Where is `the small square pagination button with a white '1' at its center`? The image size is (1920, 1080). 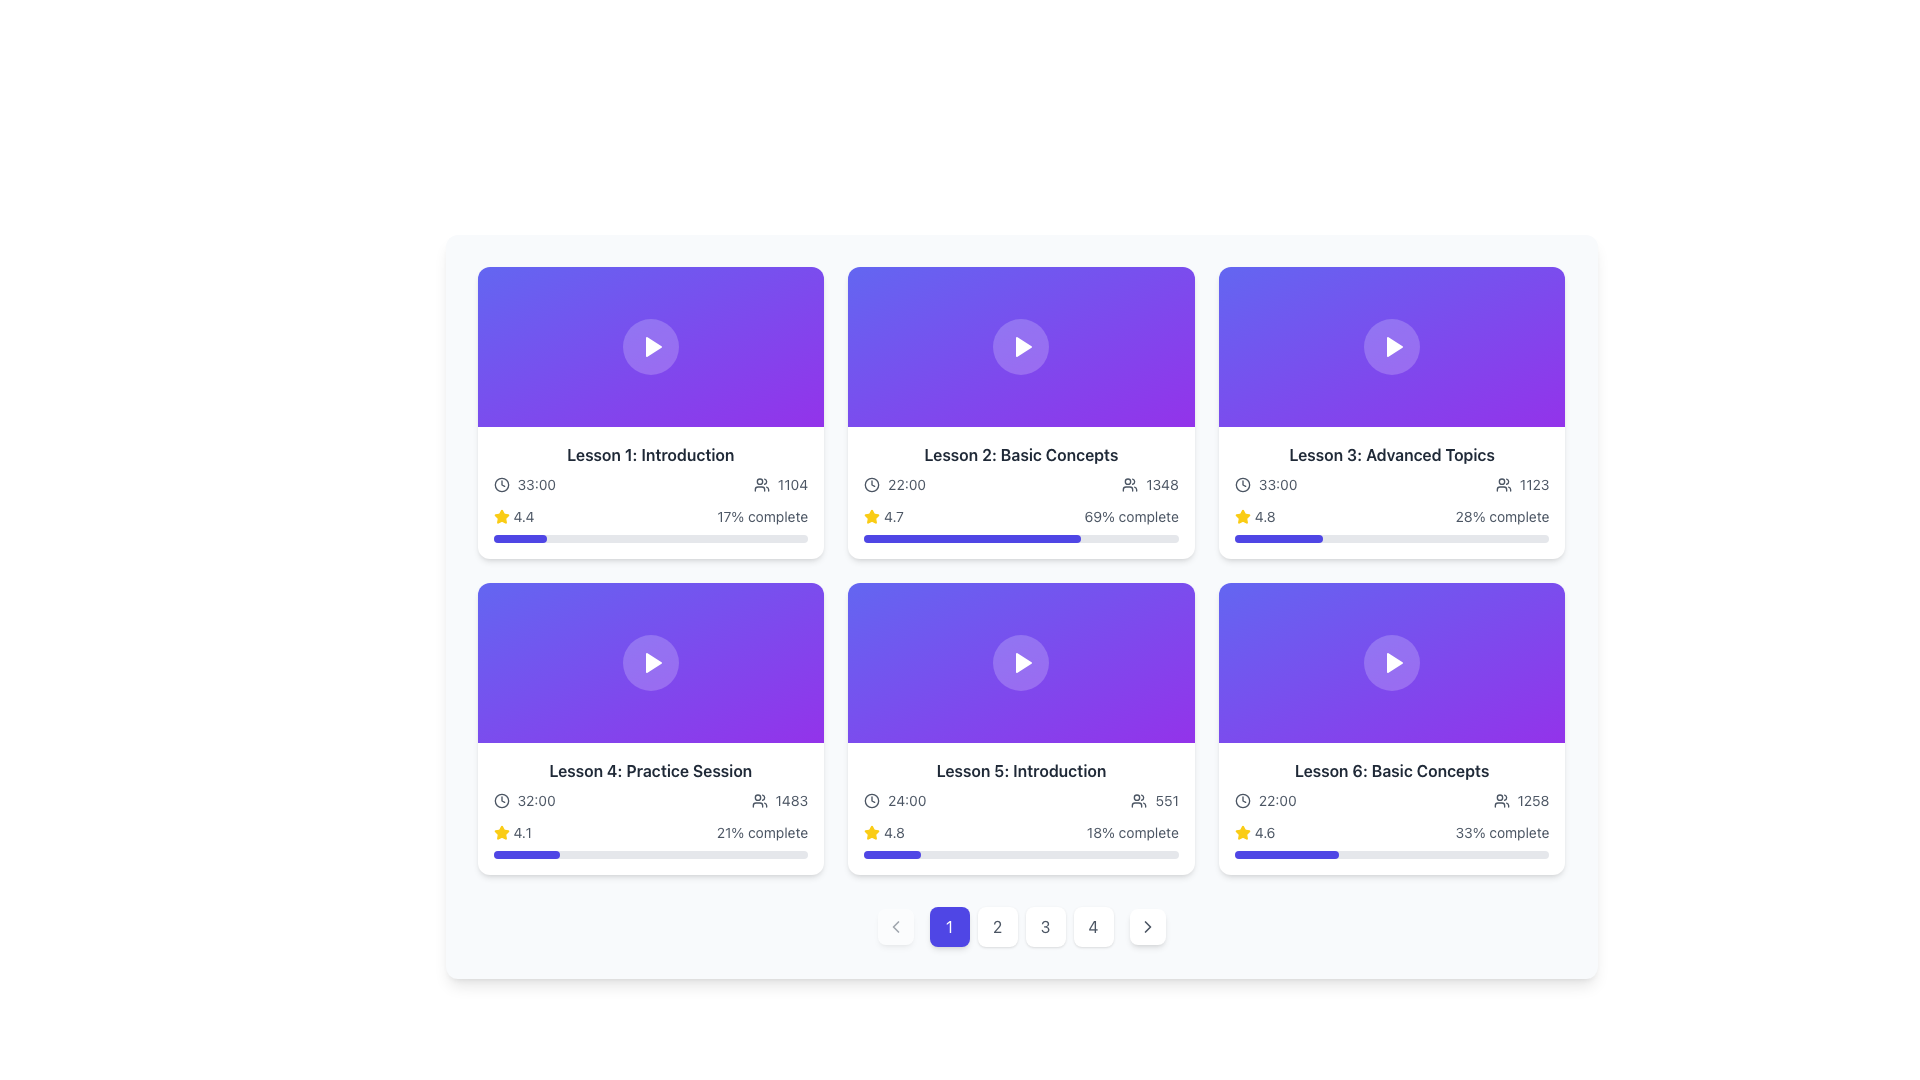
the small square pagination button with a white '1' at its center is located at coordinates (948, 926).